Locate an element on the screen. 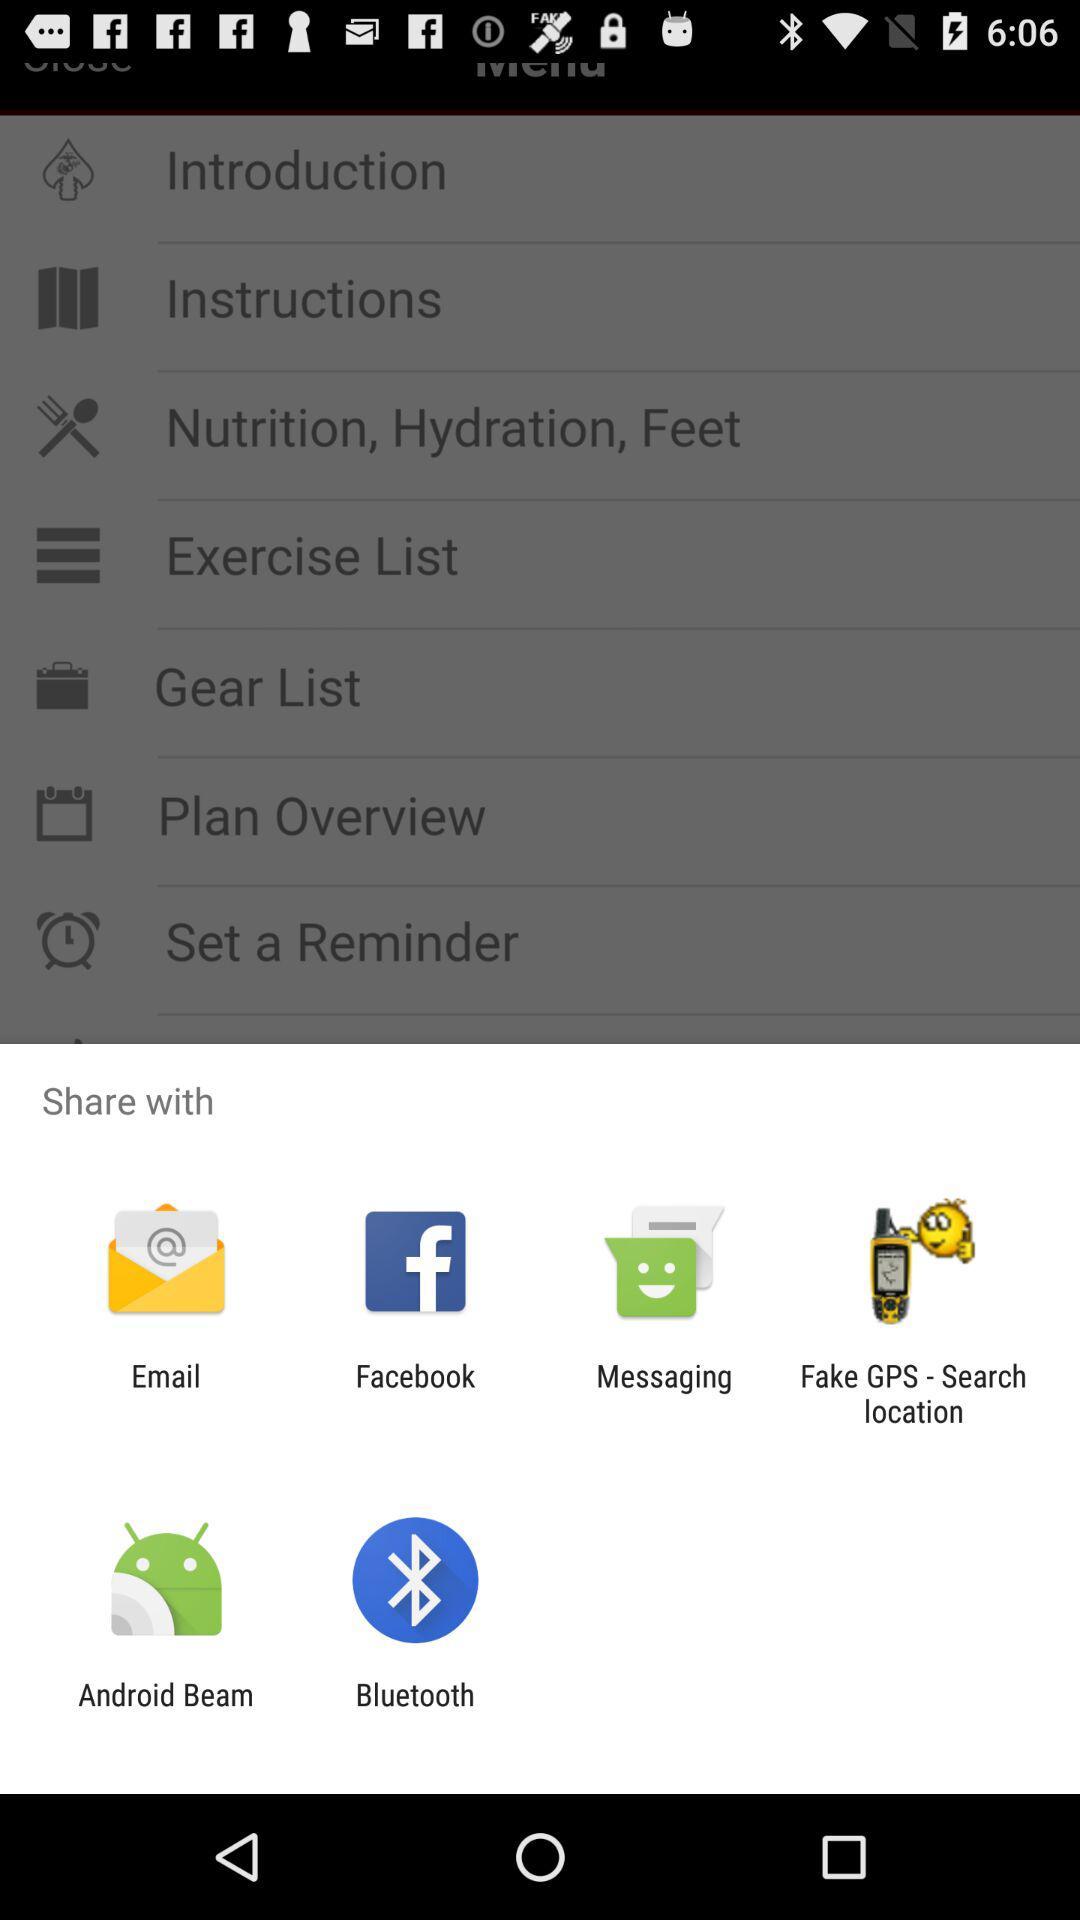 This screenshot has width=1080, height=1920. the app to the left of bluetooth icon is located at coordinates (165, 1711).